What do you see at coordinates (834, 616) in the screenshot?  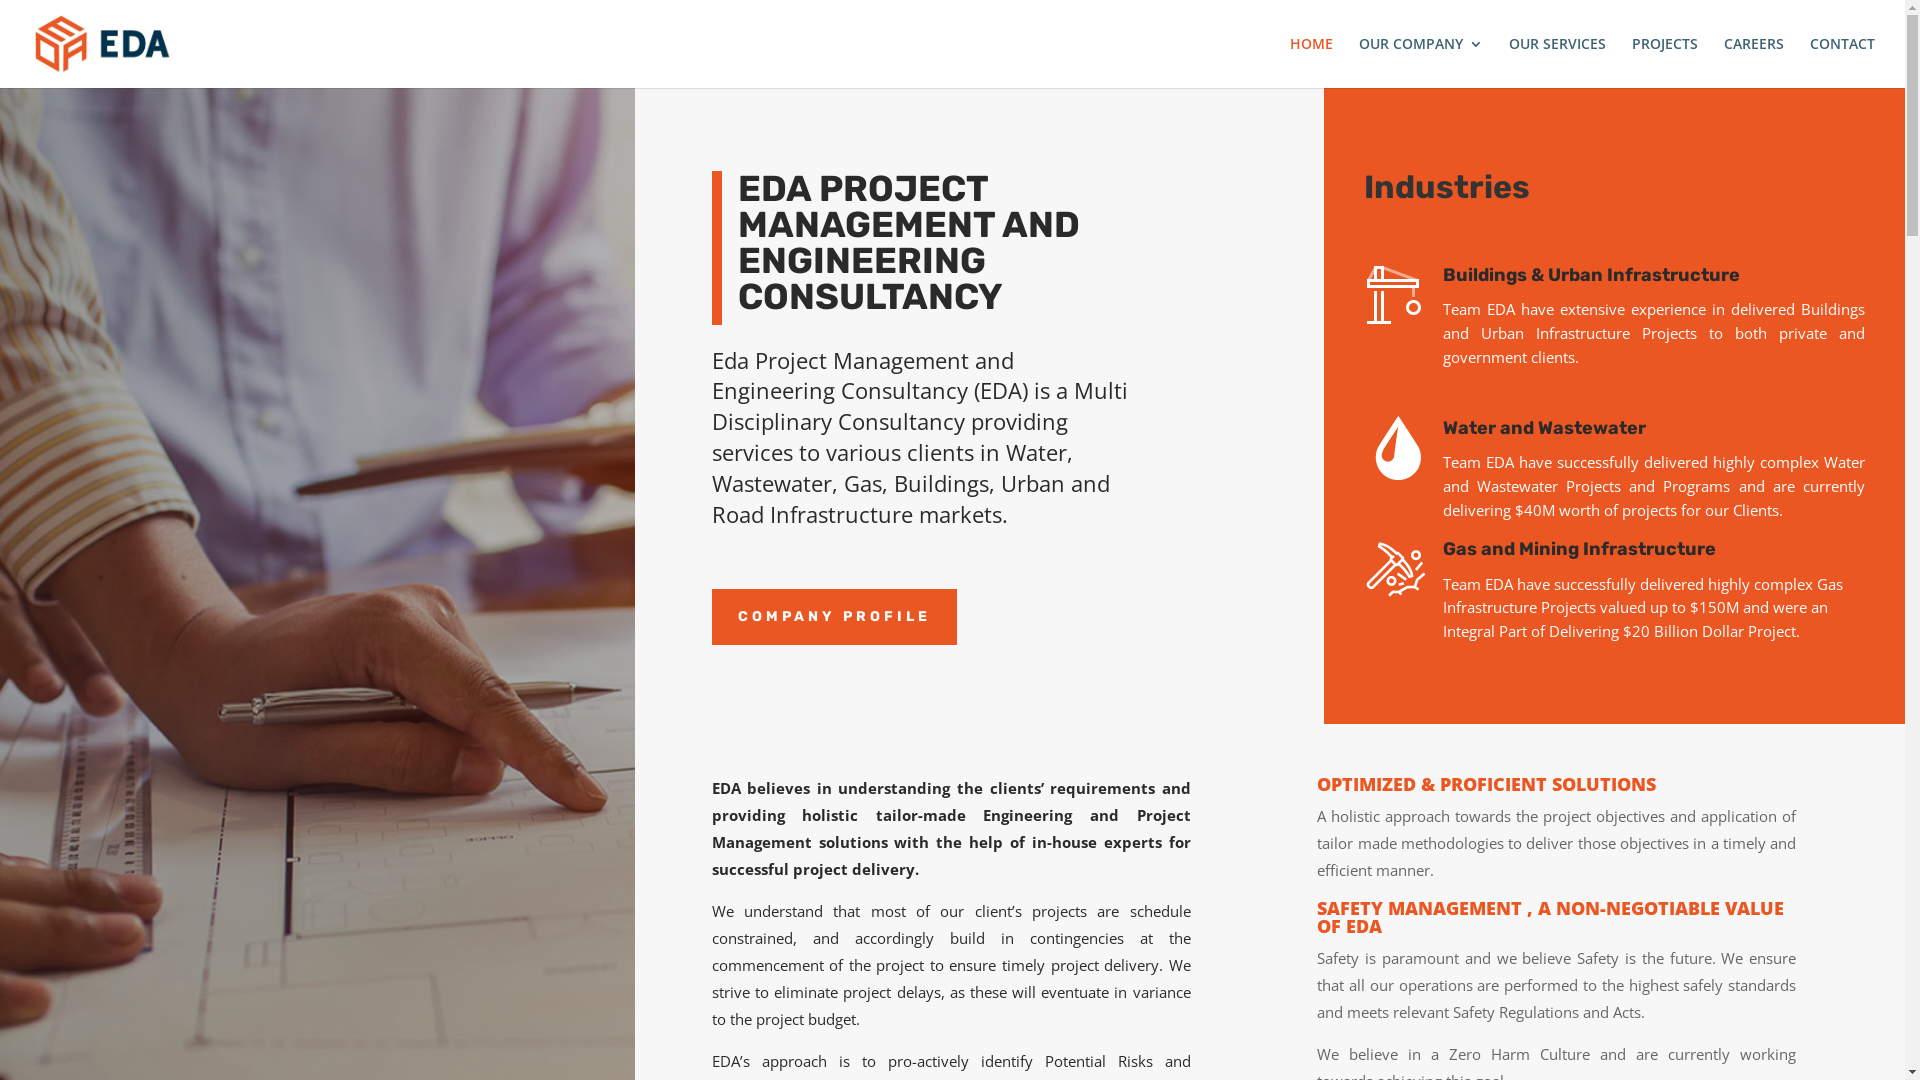 I see `'COMPANY PROFILE'` at bounding box center [834, 616].